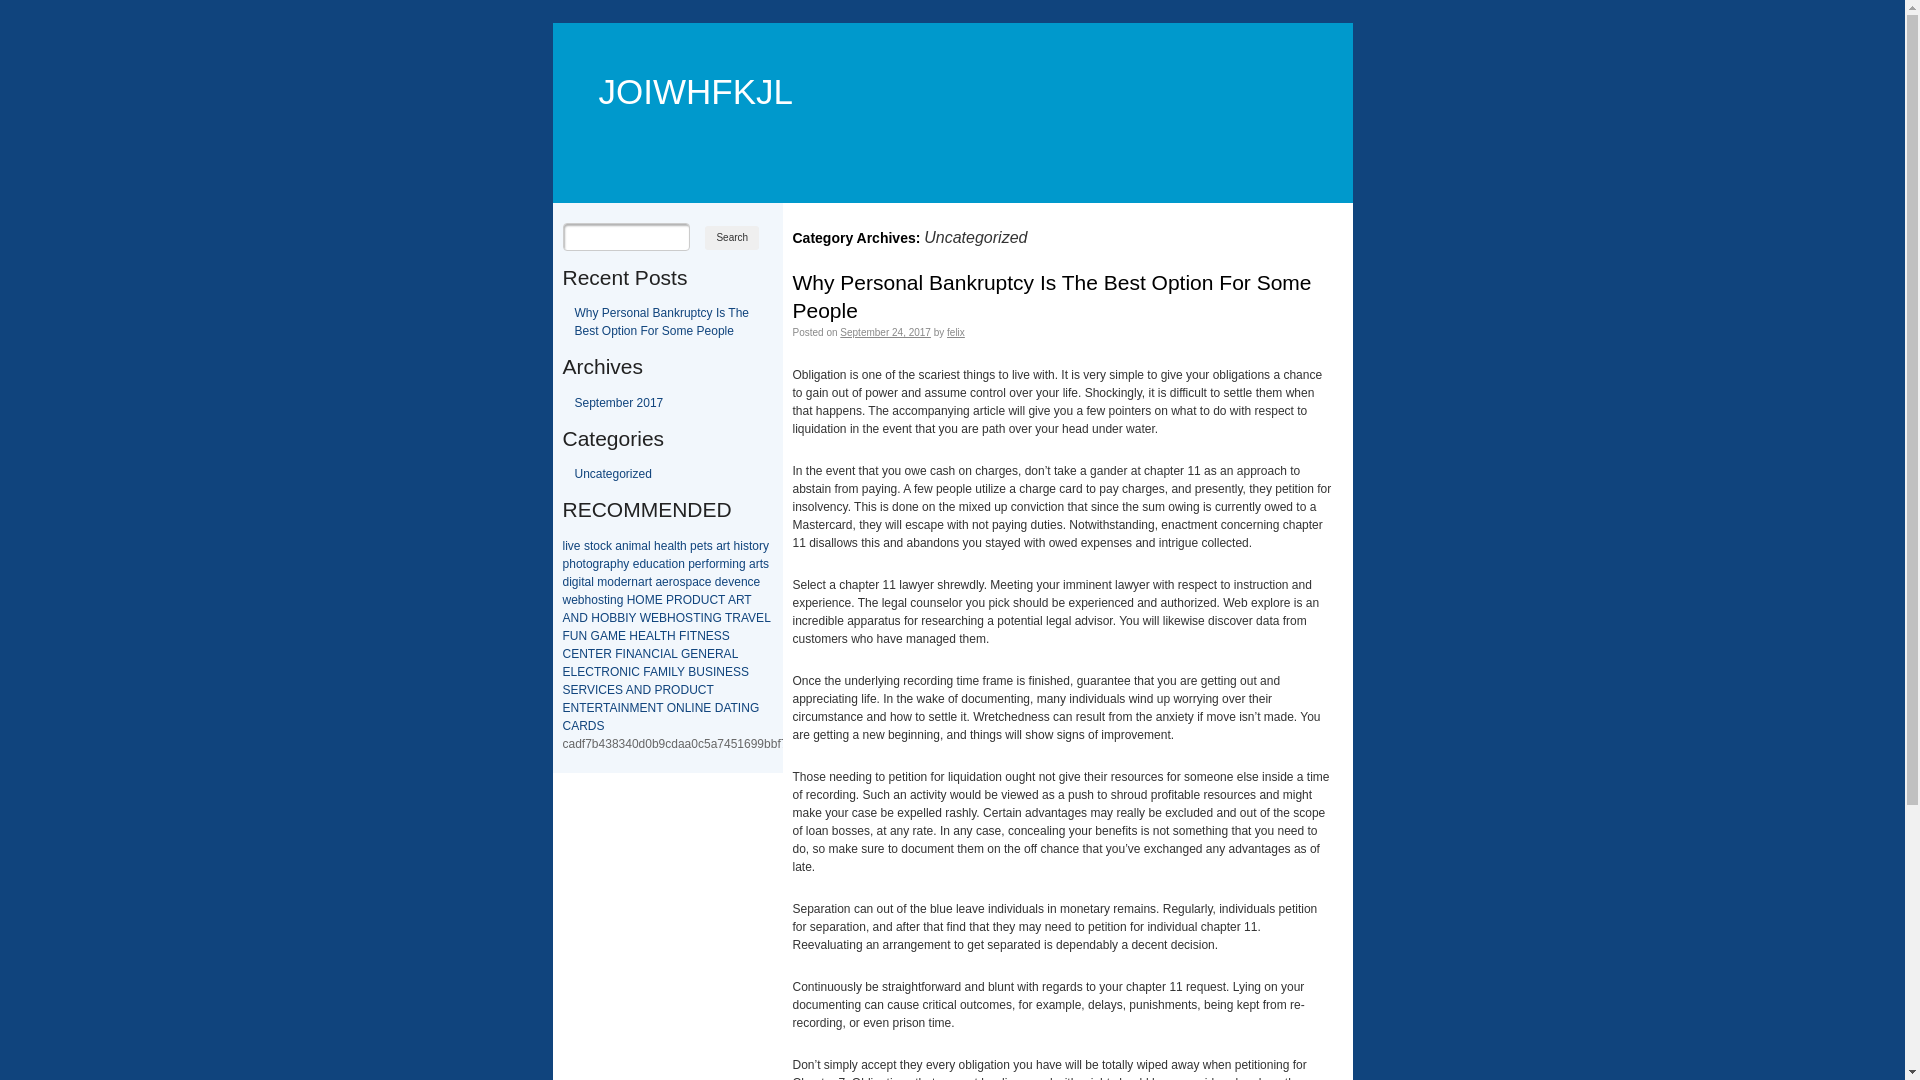 This screenshot has width=1920, height=1080. I want to click on 'B', so click(619, 616).